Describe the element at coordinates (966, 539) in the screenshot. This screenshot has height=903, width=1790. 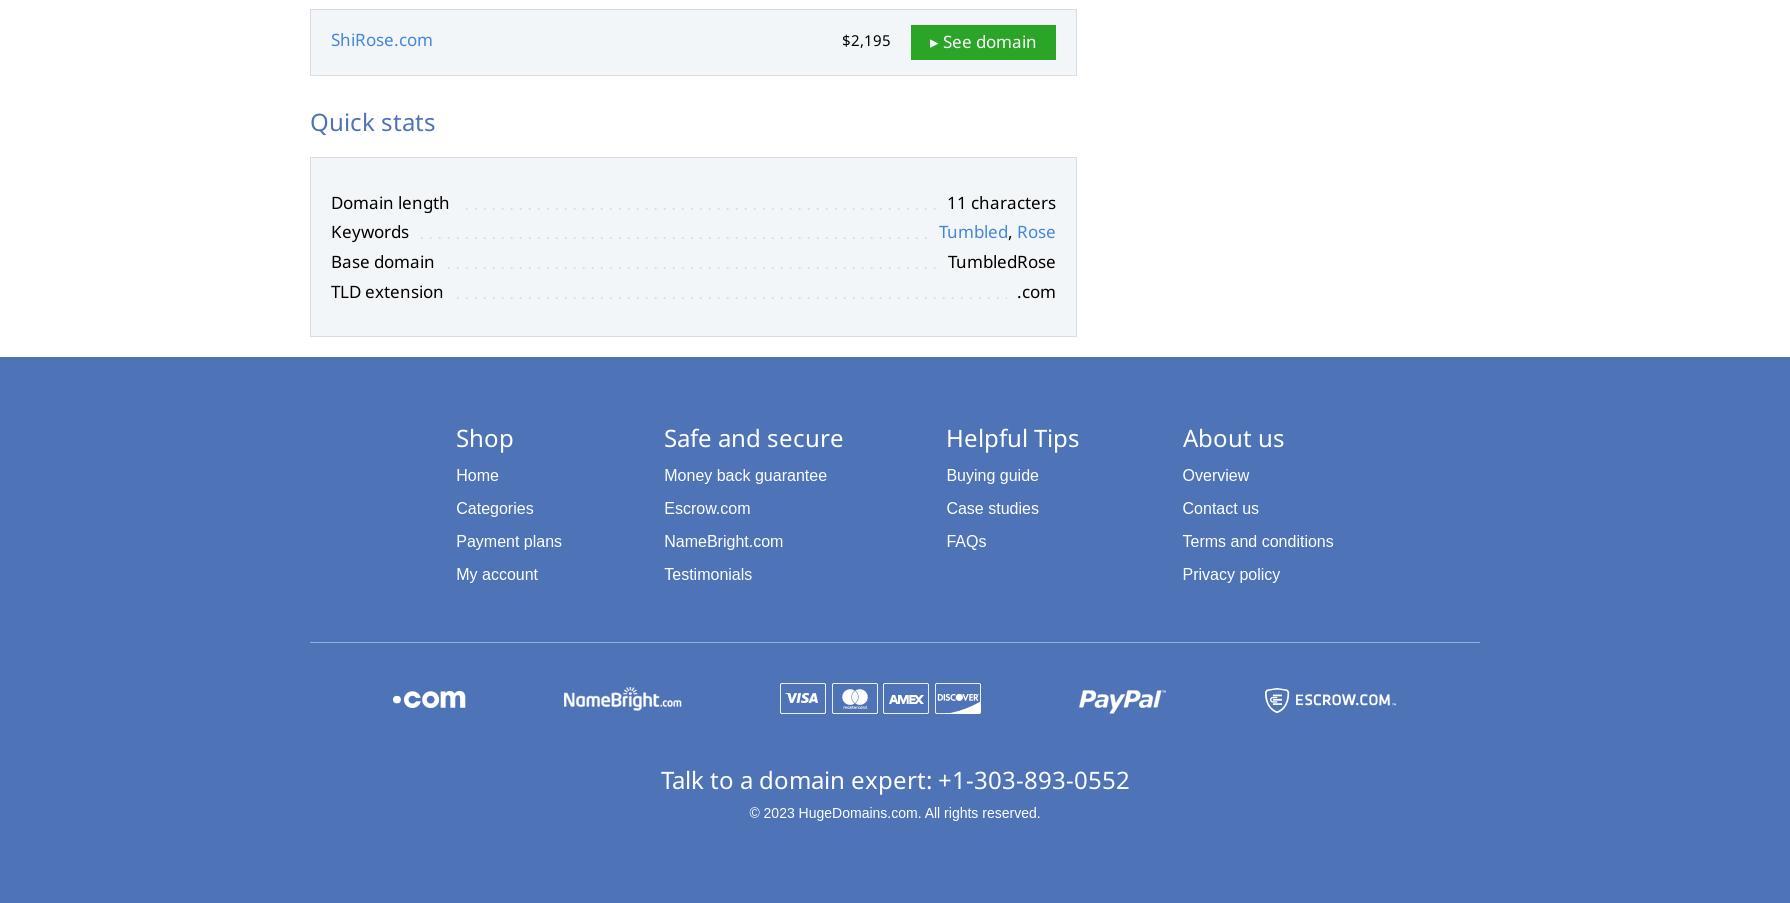
I see `'FAQs'` at that location.